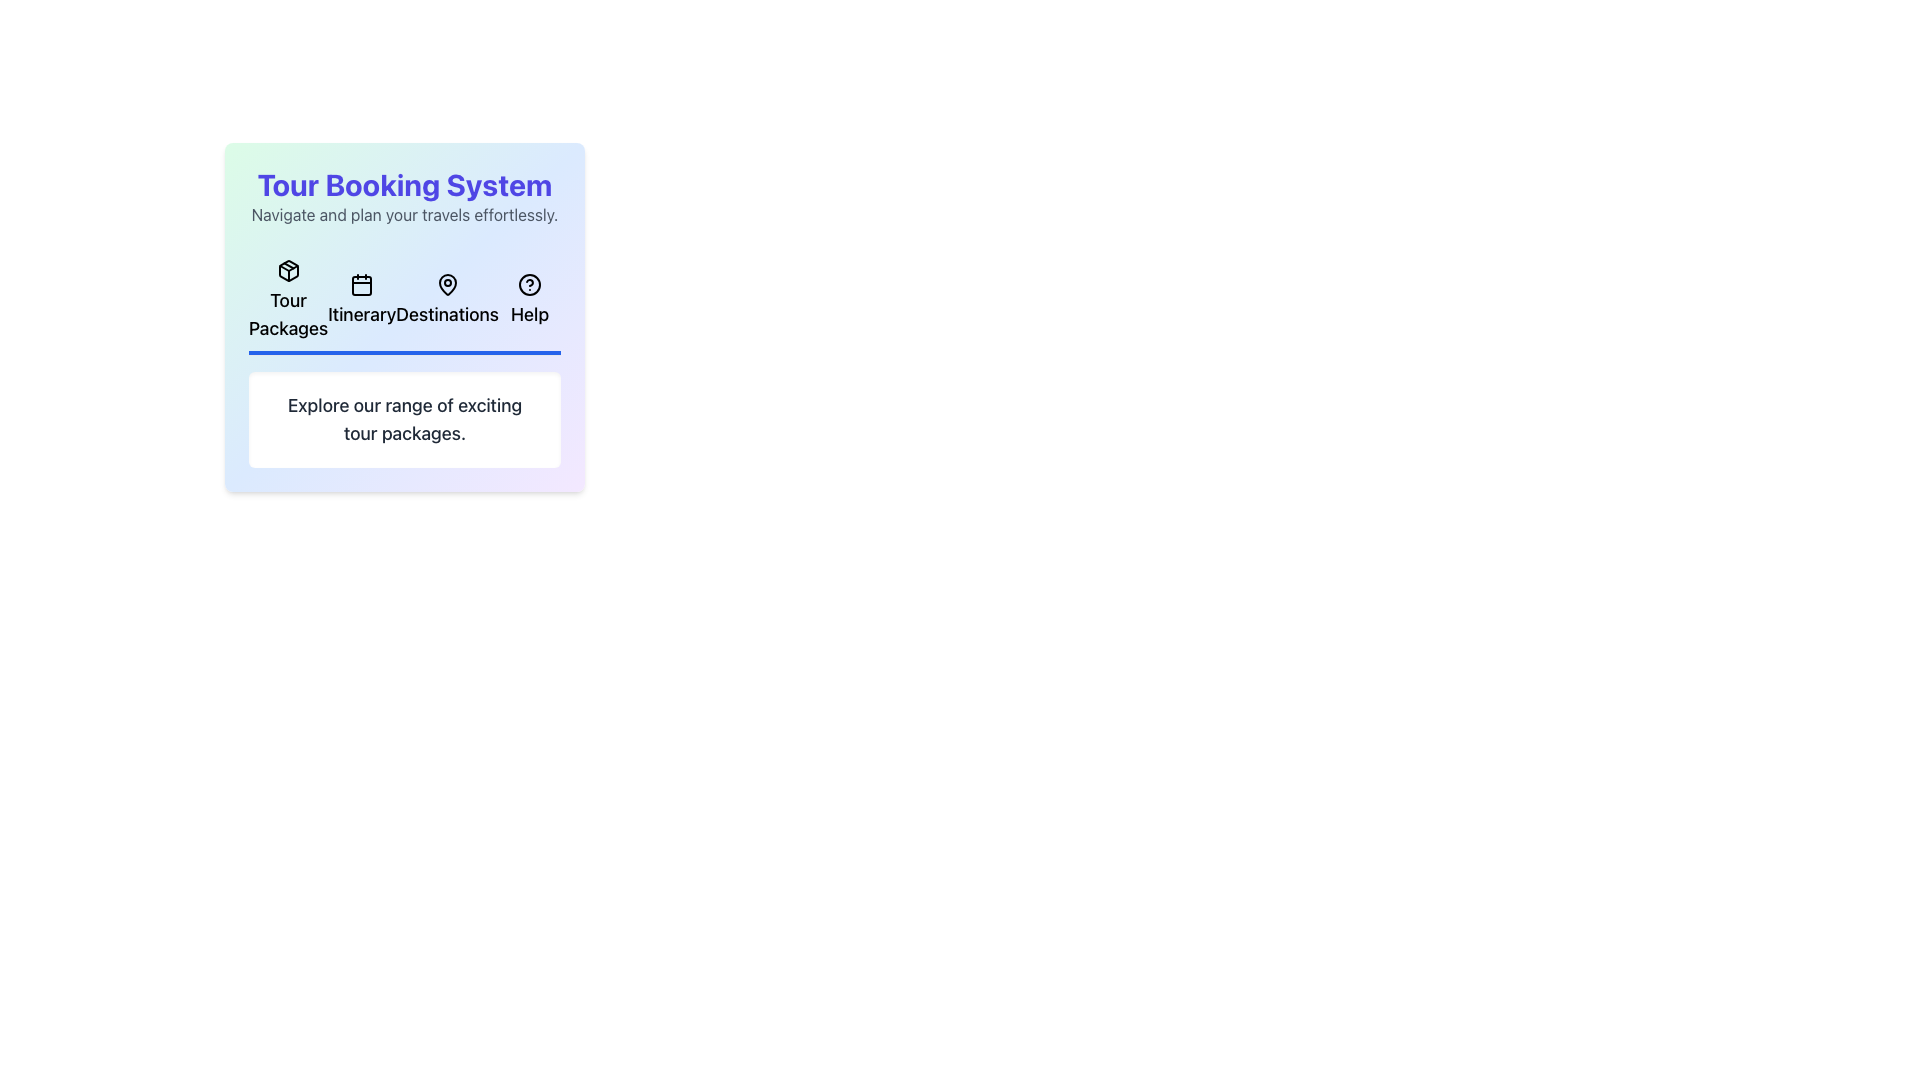  I want to click on the black map pin icon located above the text 'Destinations', which is the third element in a row of icons under the 'Tour Booking System' title, so click(446, 285).